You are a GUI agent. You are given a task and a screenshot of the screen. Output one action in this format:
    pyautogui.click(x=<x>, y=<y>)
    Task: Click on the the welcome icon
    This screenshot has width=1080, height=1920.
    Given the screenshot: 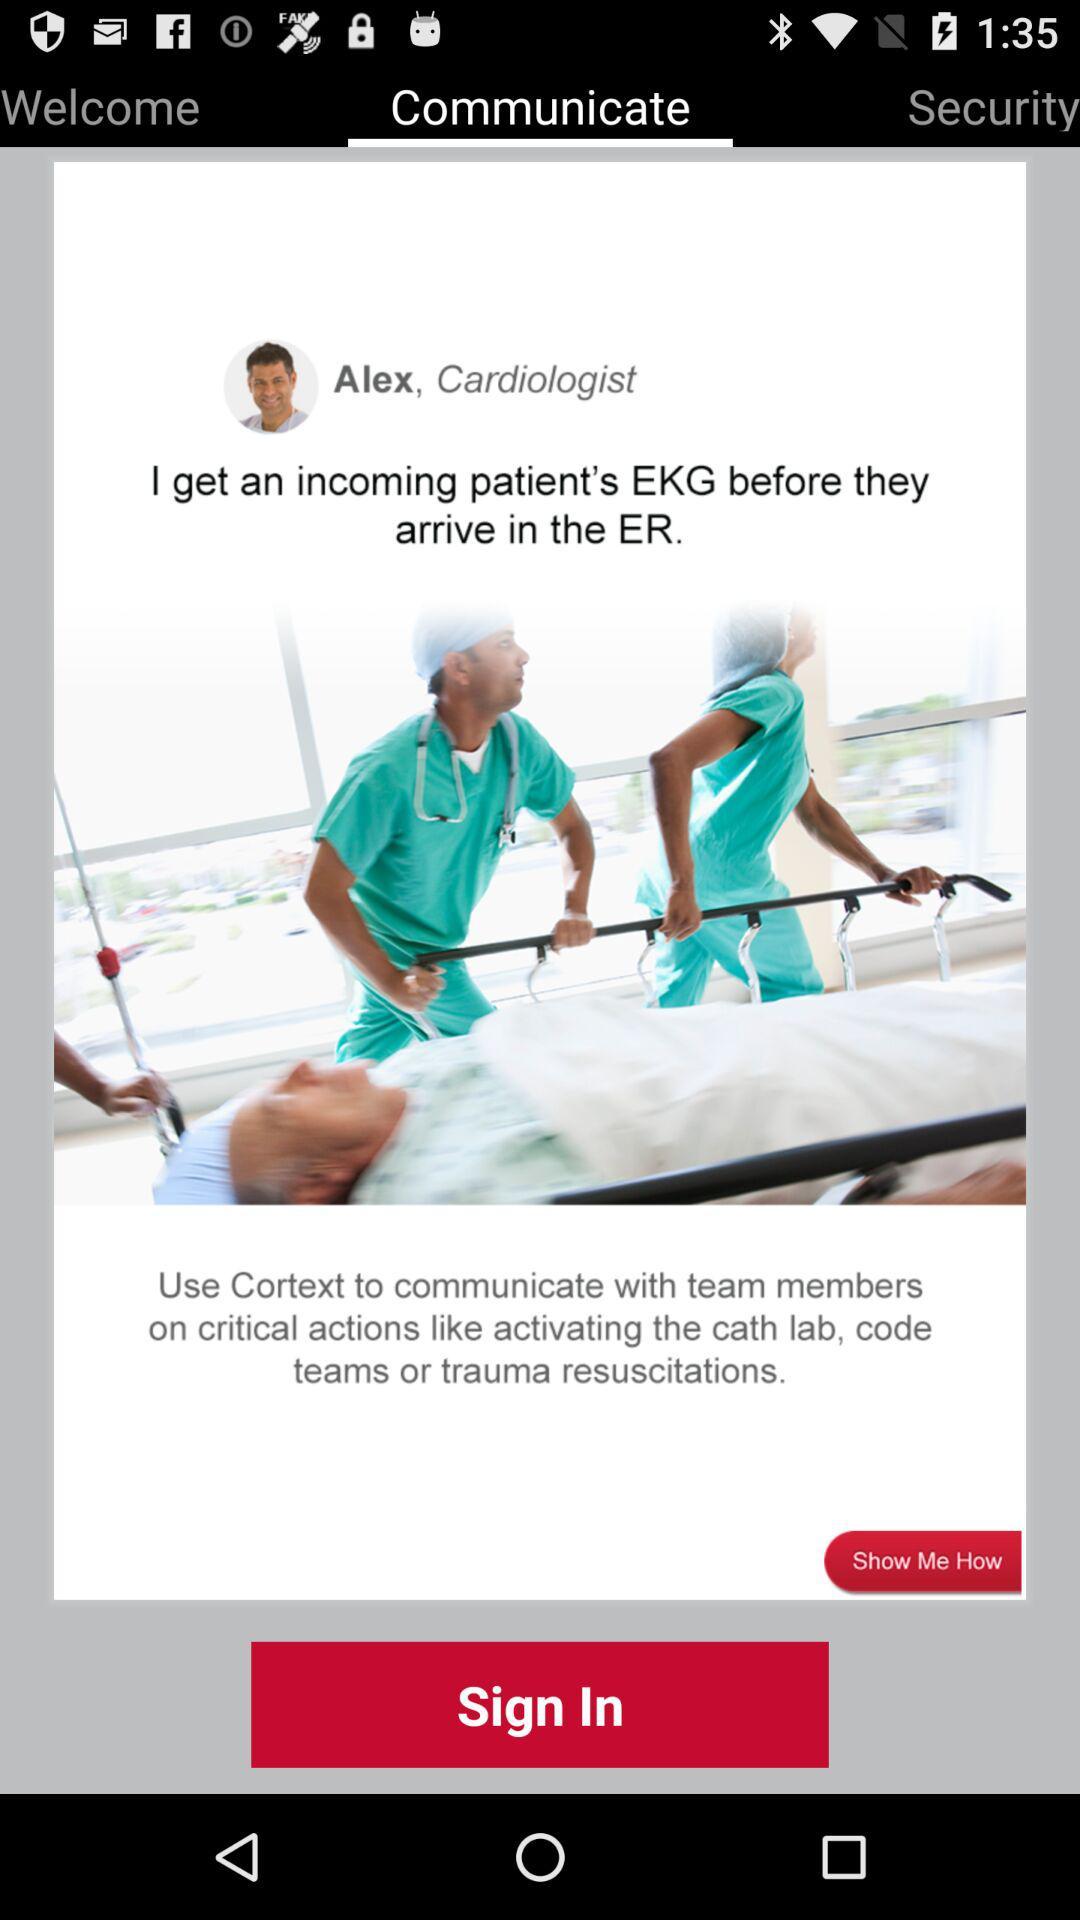 What is the action you would take?
    pyautogui.click(x=100, y=101)
    